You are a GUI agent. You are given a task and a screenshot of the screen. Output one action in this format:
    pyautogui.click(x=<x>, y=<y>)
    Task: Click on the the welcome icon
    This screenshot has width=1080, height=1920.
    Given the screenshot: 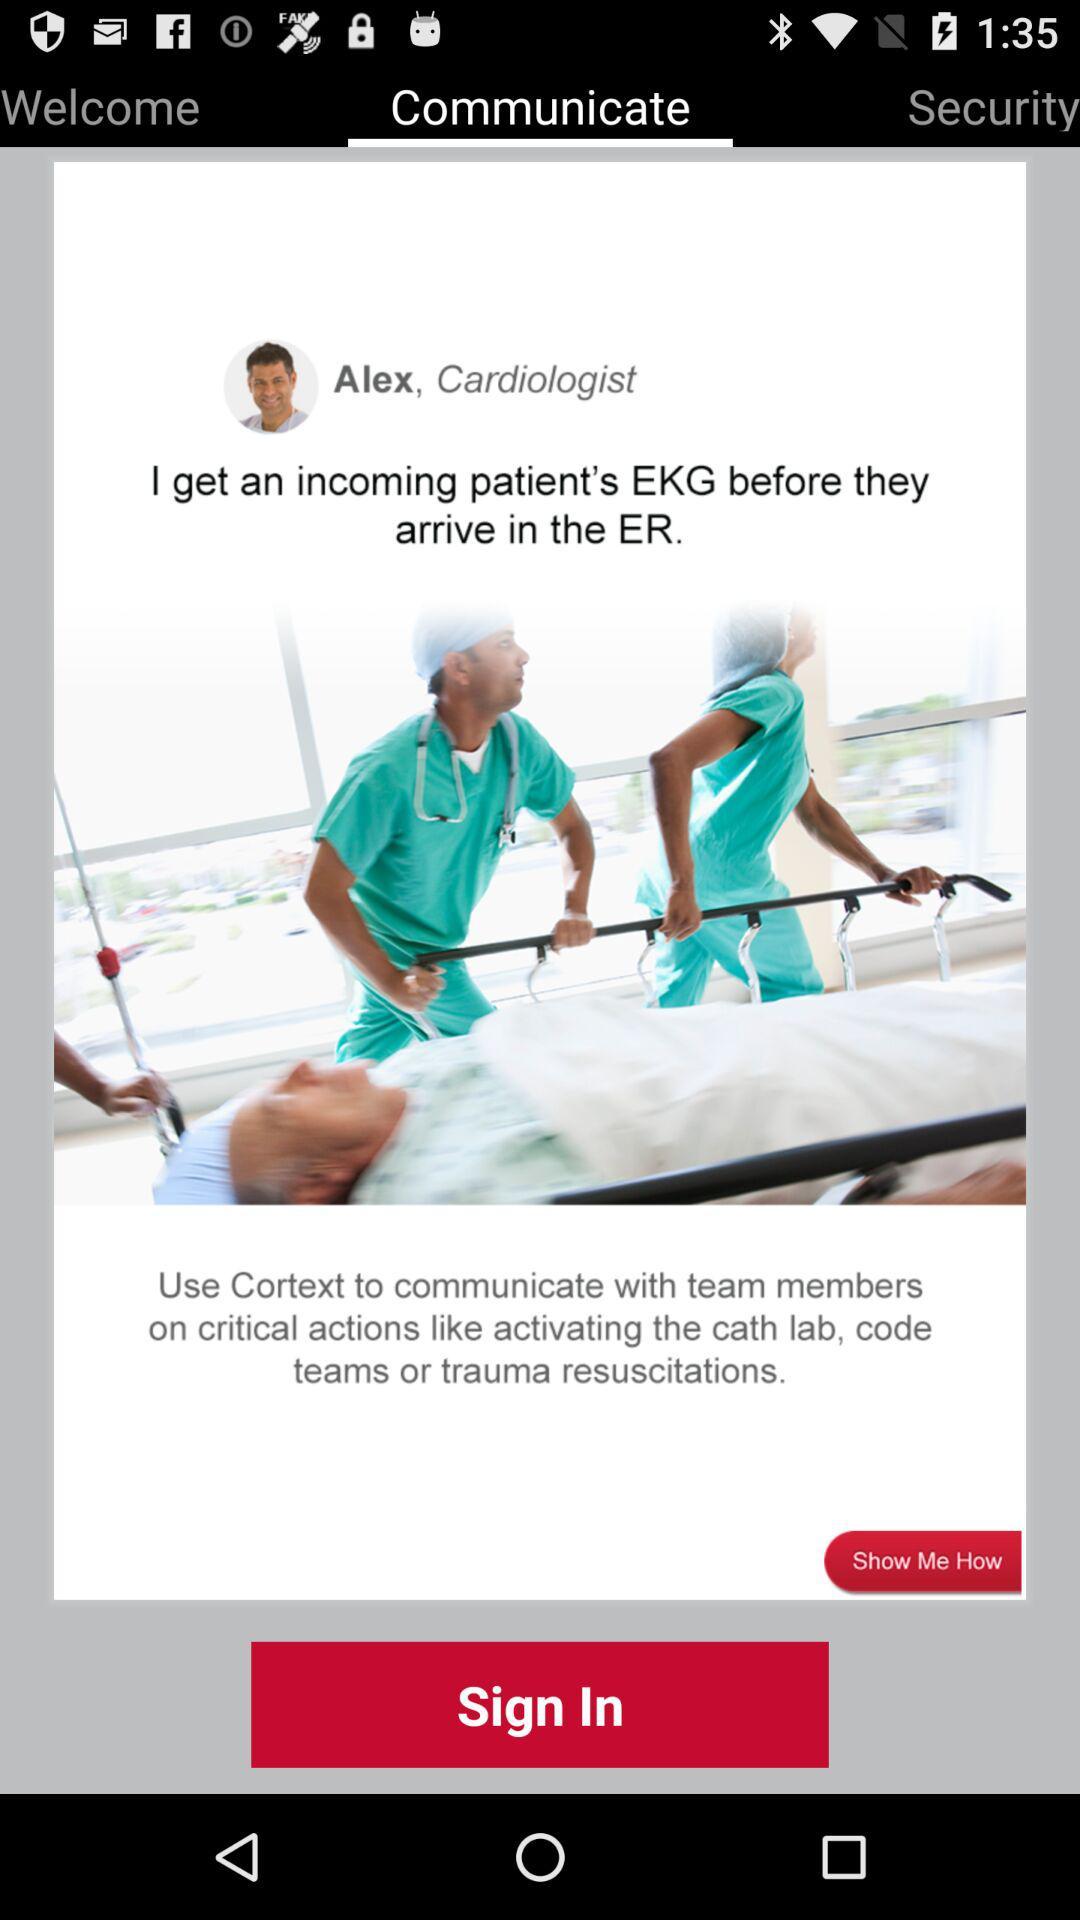 What is the action you would take?
    pyautogui.click(x=100, y=101)
    